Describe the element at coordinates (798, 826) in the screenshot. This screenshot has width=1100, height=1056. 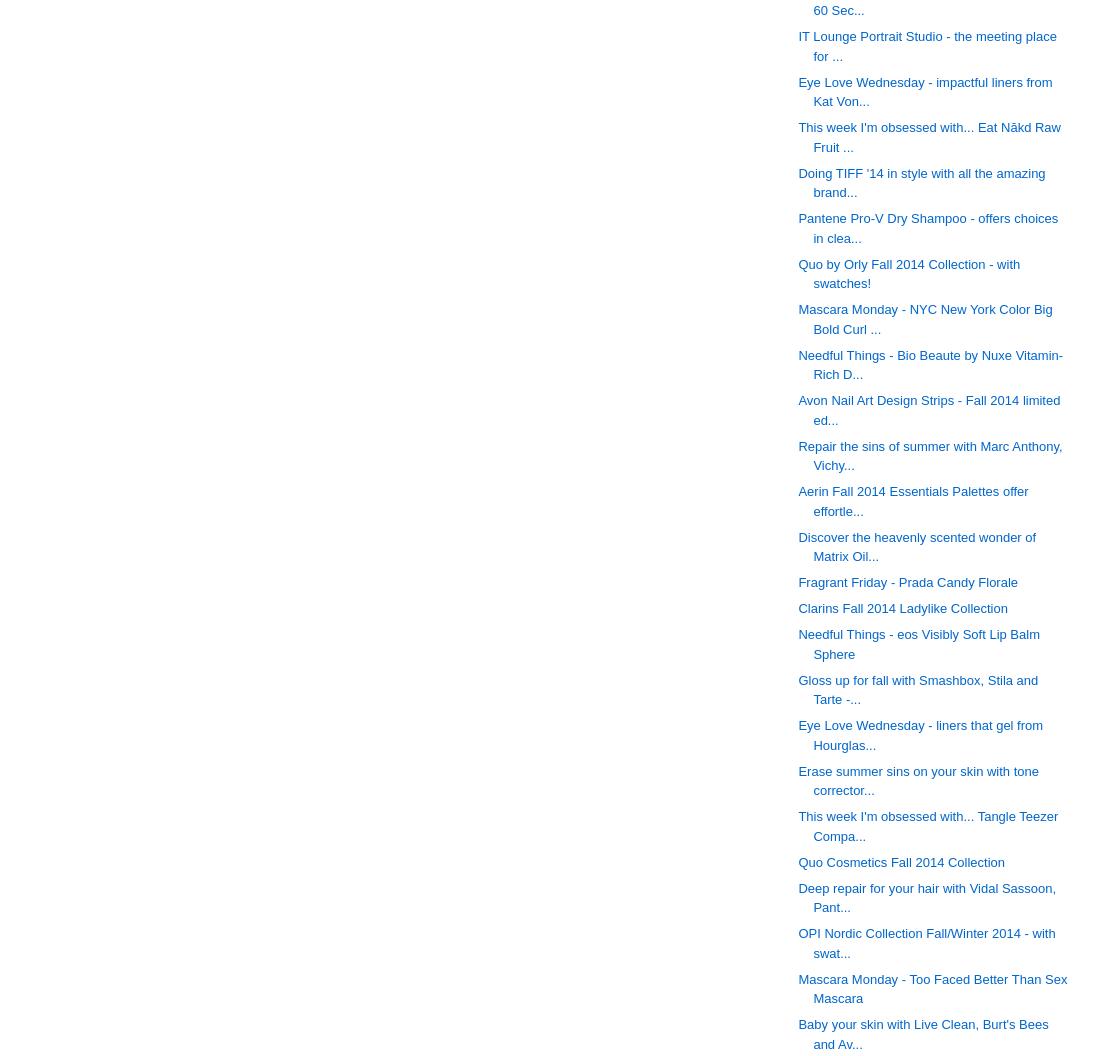
I see `'This week I'm obsessed with... Tangle Teezer Compa...'` at that location.